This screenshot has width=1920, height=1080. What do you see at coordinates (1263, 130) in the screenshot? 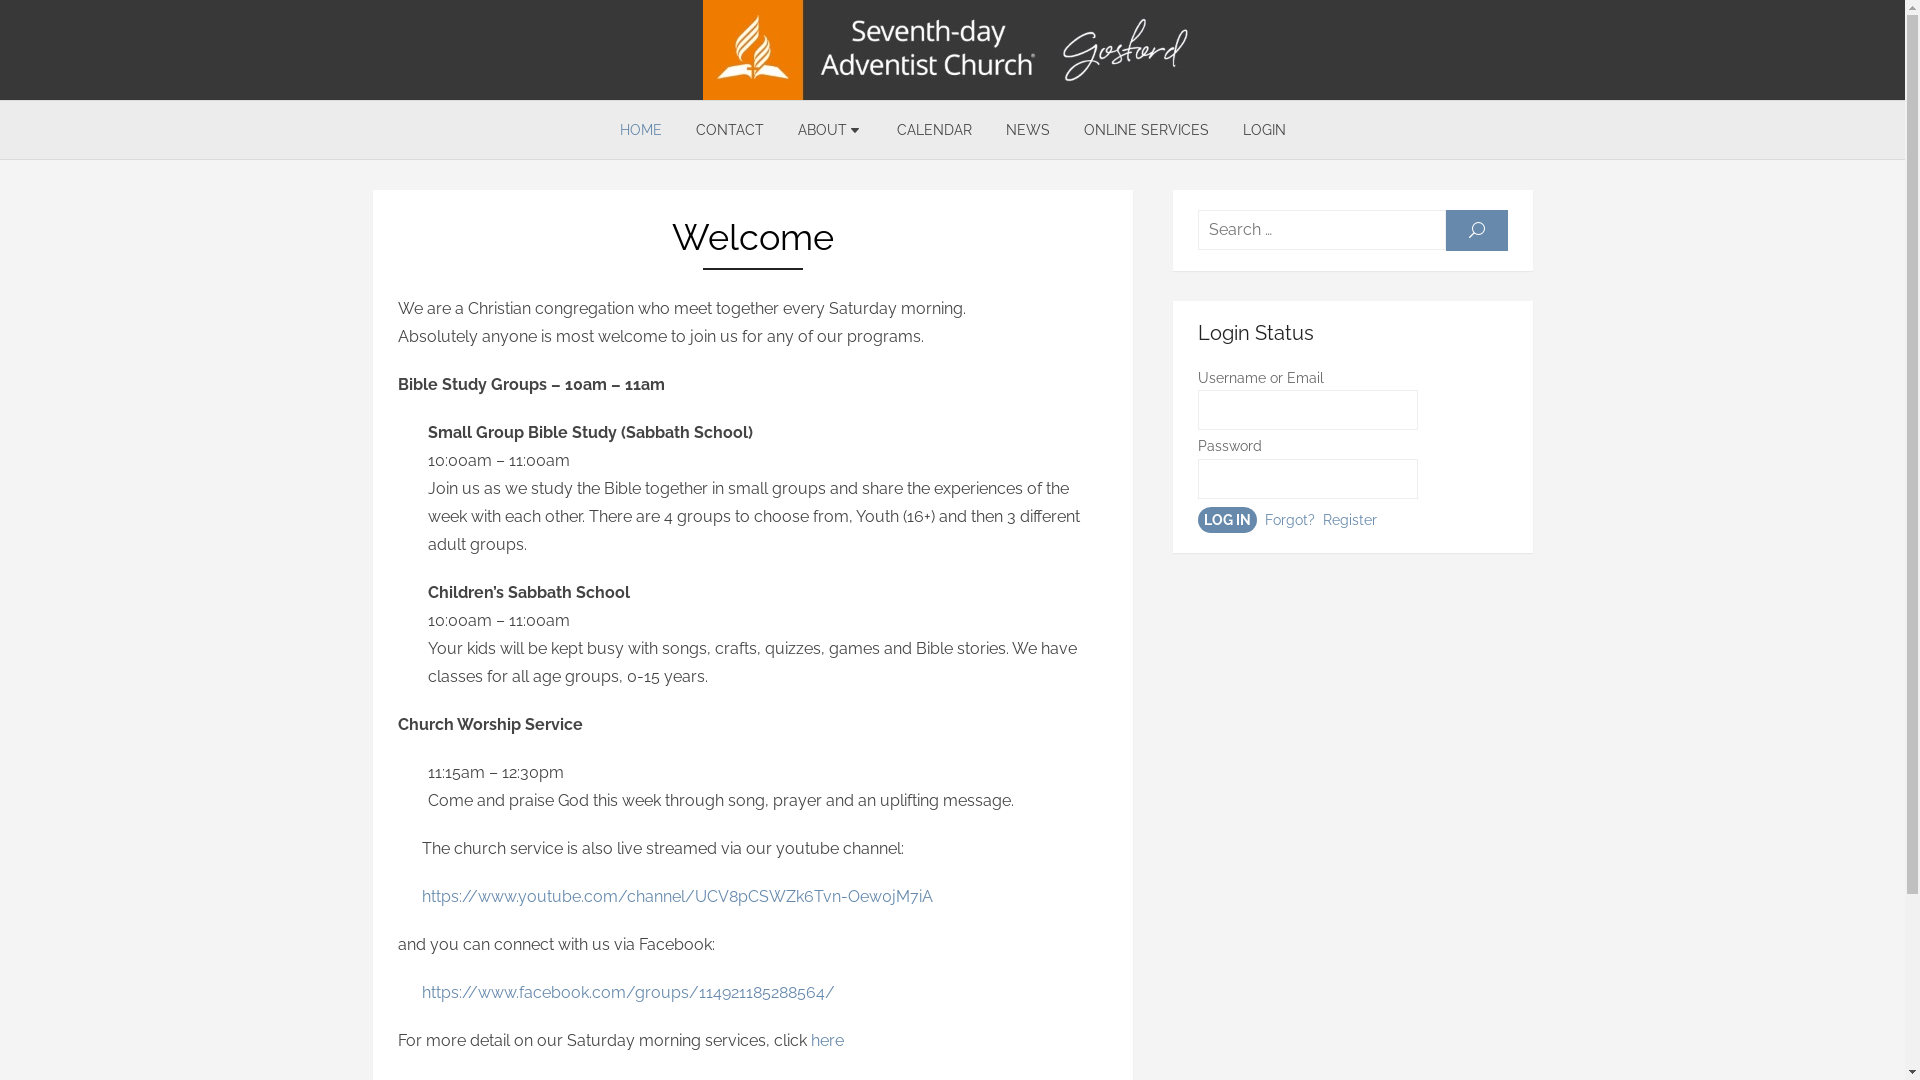
I see `'LOGIN'` at bounding box center [1263, 130].